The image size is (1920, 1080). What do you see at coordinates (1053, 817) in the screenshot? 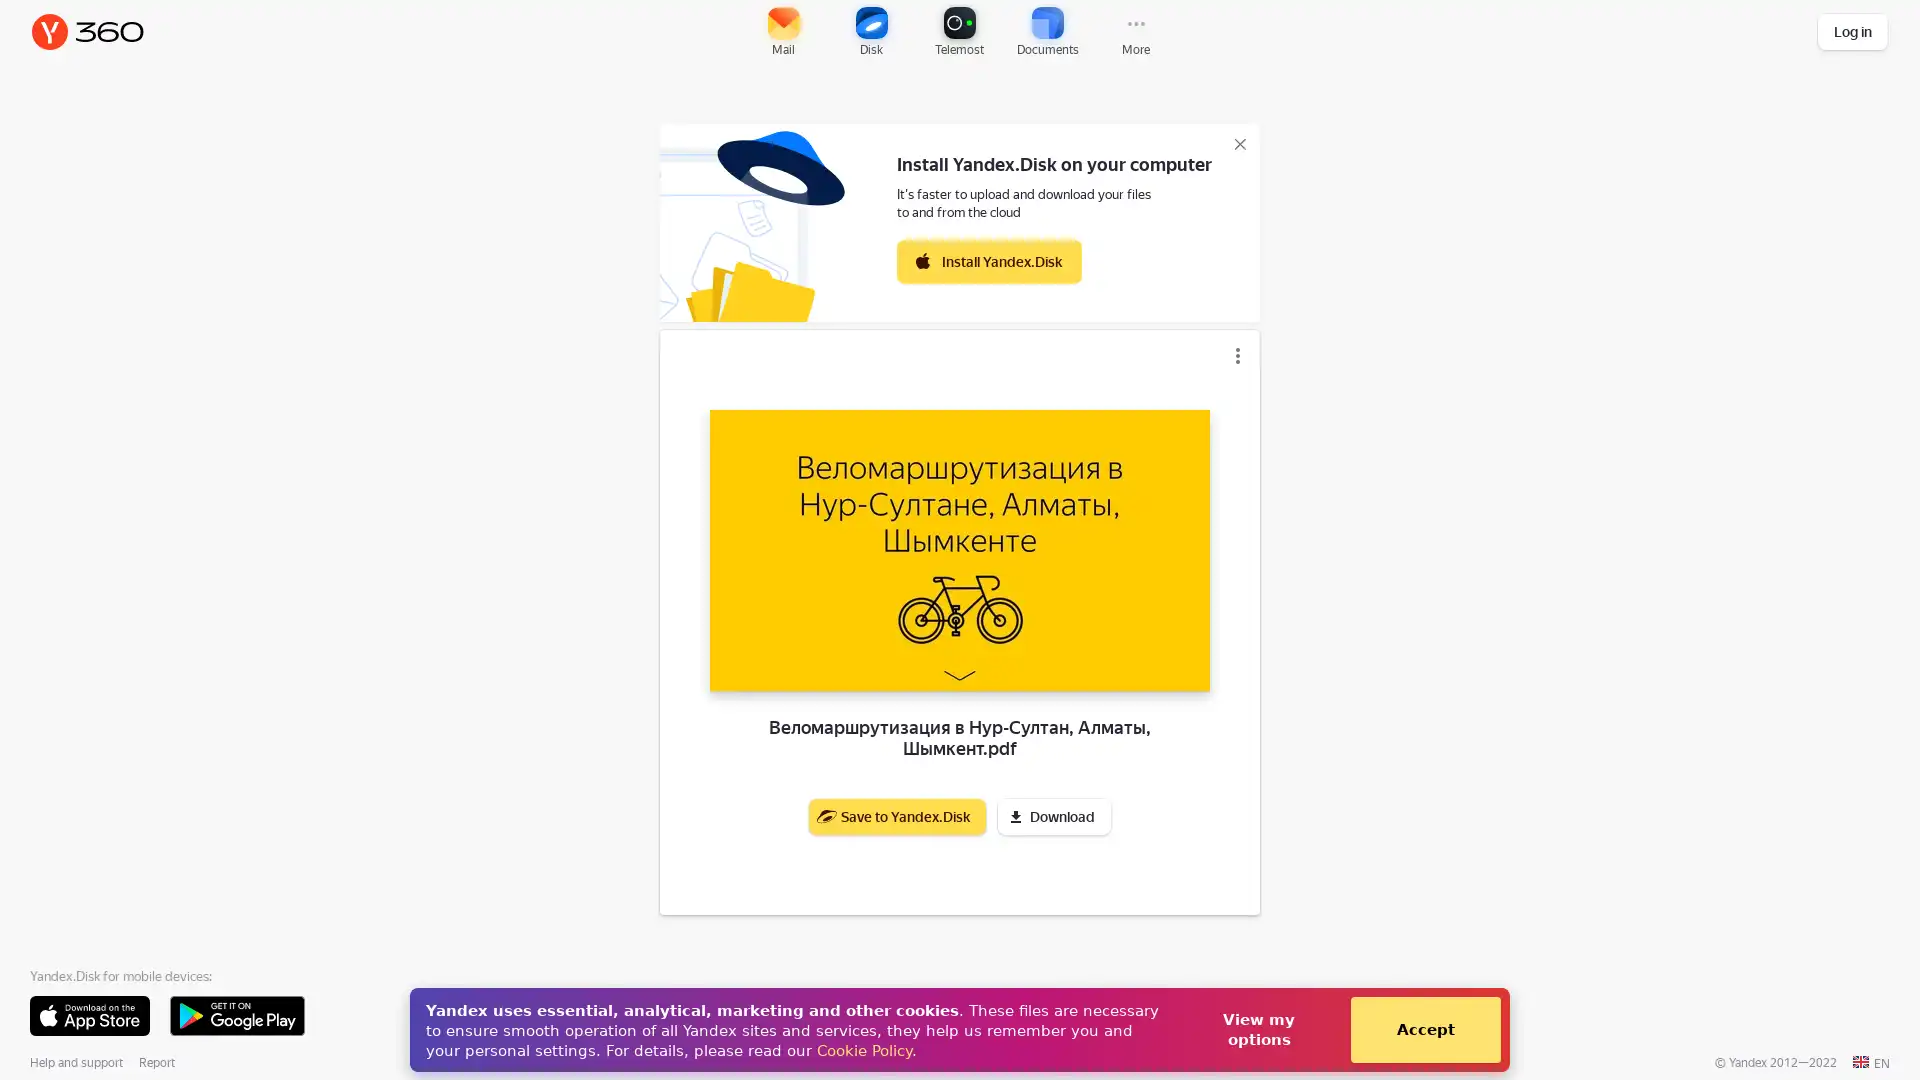
I see `Download` at bounding box center [1053, 817].